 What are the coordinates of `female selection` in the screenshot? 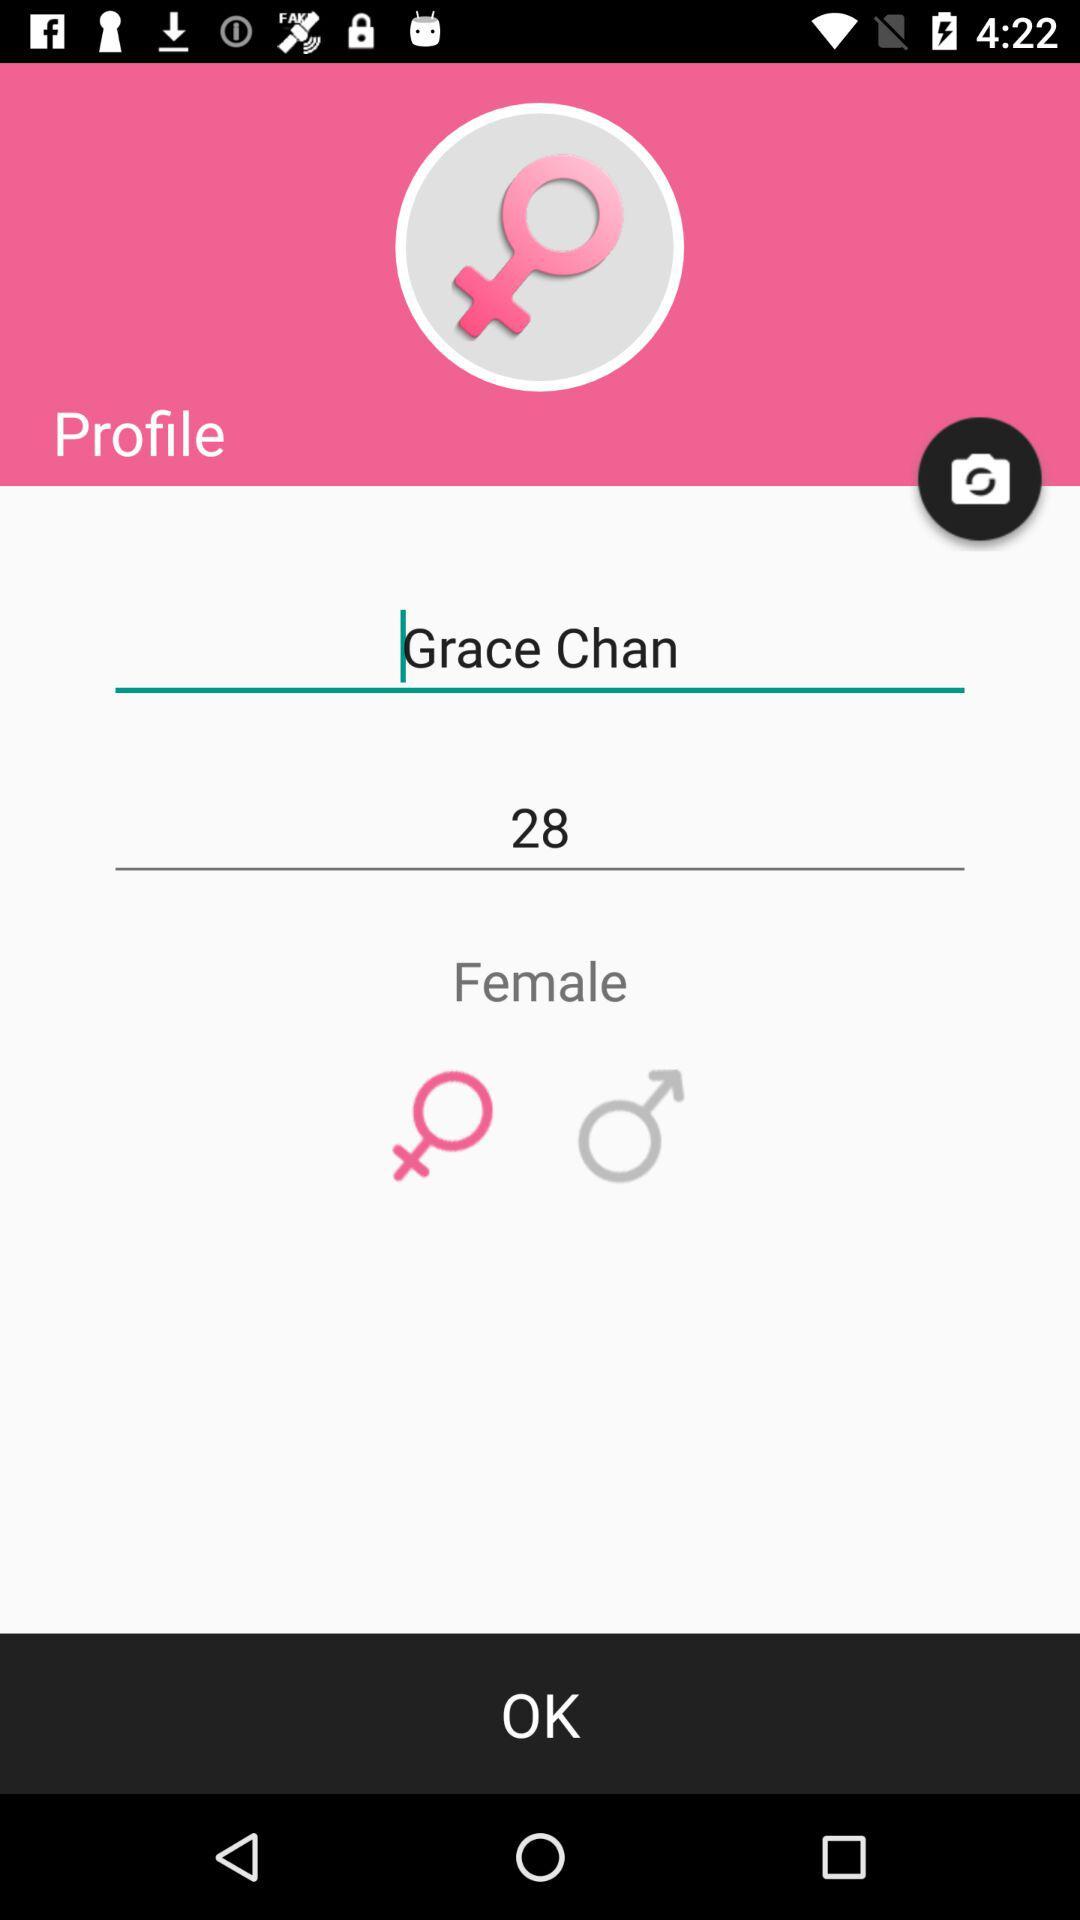 It's located at (442, 1127).